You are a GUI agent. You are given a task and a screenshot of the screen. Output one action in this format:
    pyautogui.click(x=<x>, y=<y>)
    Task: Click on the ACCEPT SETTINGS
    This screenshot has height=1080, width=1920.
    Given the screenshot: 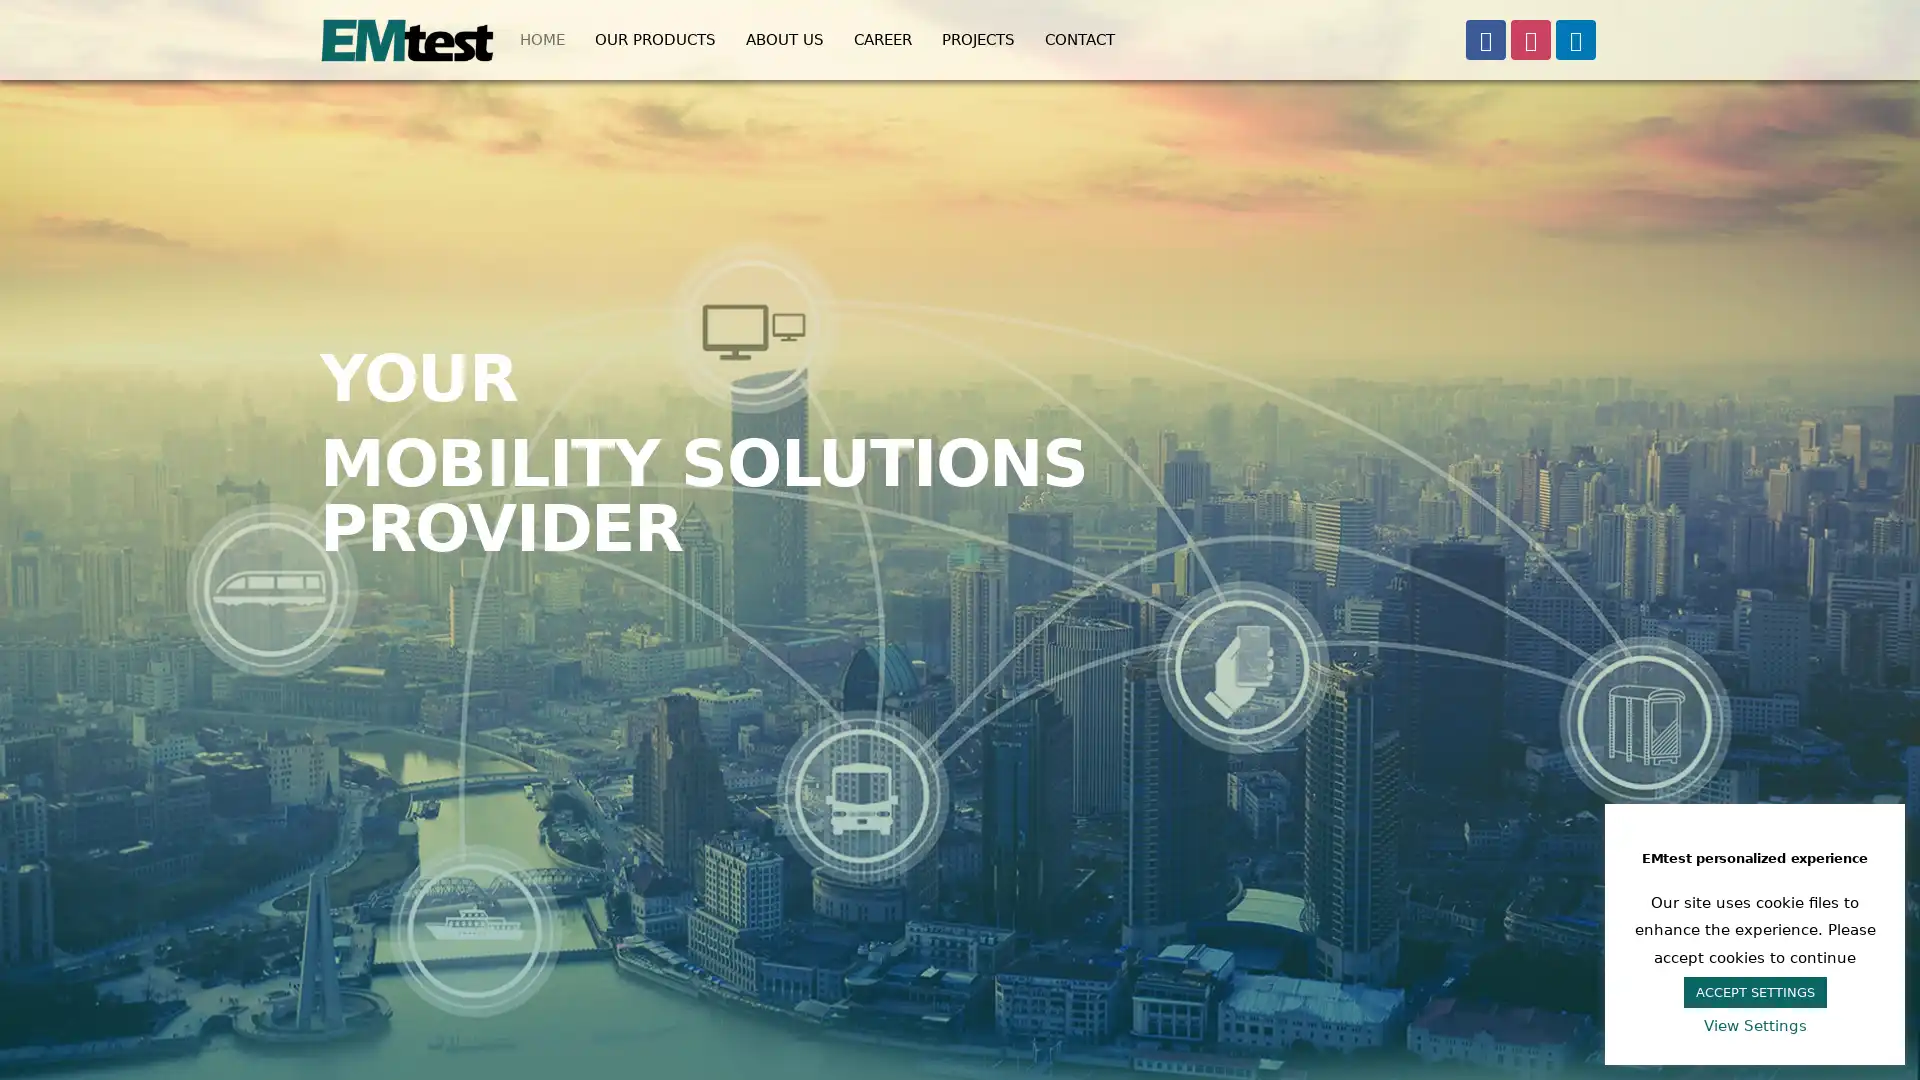 What is the action you would take?
    pyautogui.click(x=1753, y=991)
    